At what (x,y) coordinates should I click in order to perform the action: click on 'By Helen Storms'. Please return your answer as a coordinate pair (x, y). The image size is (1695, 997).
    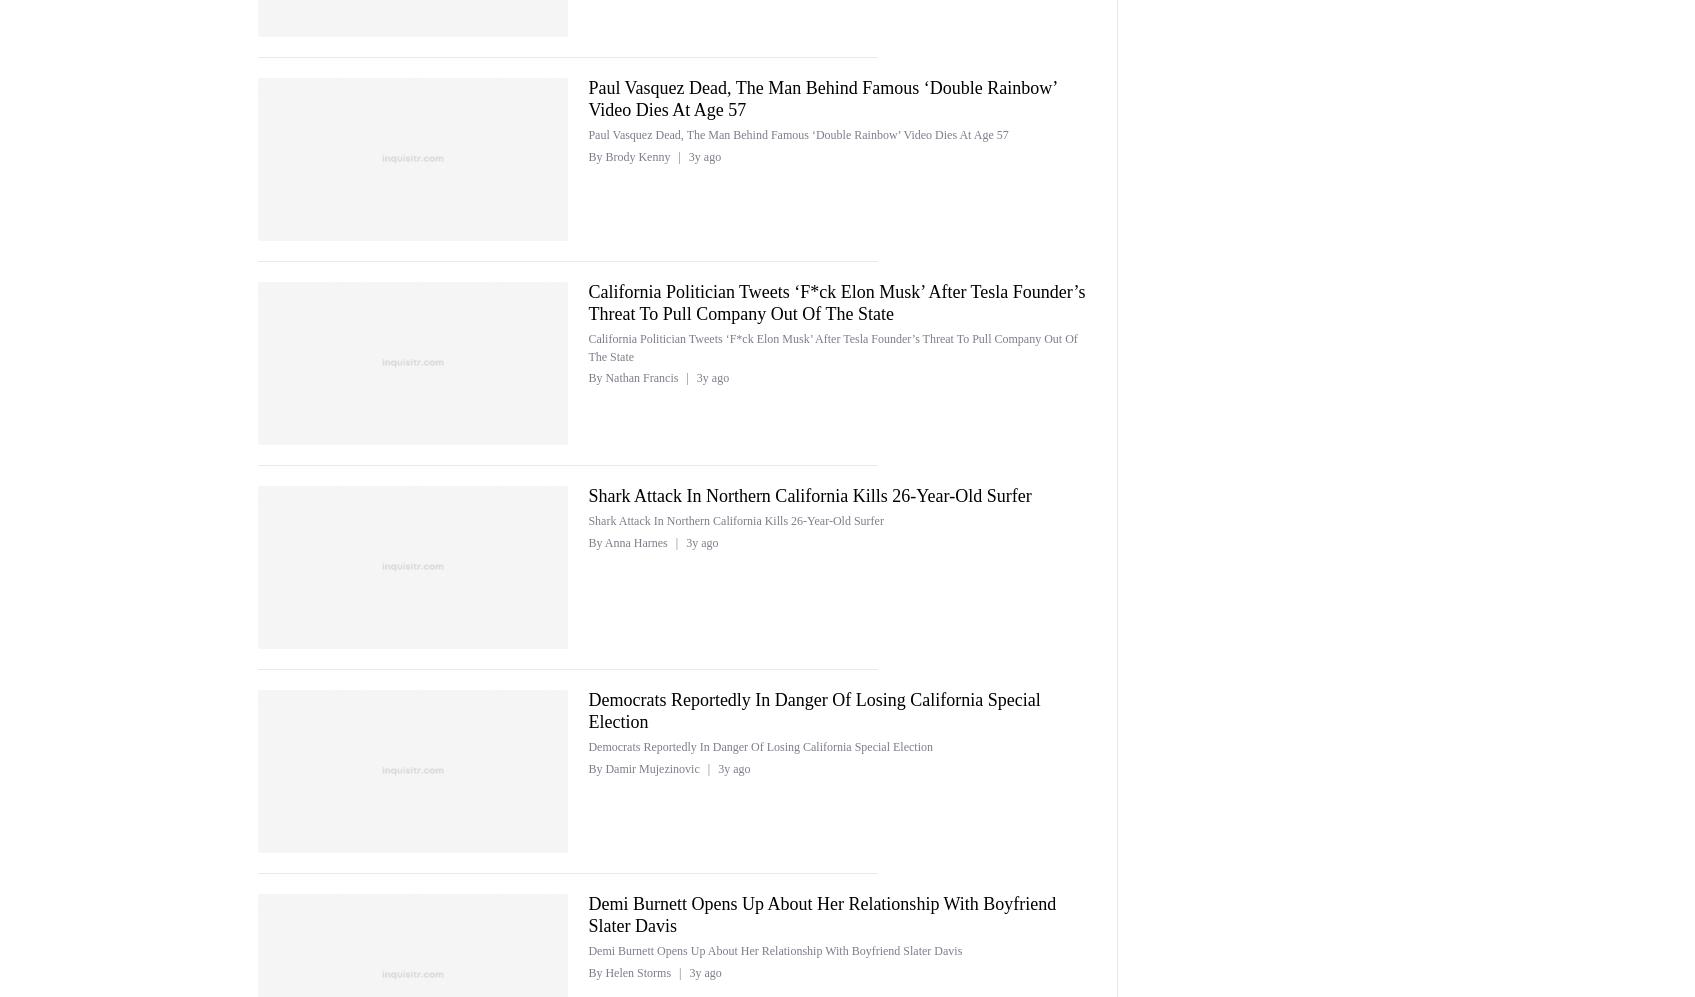
    Looking at the image, I should click on (630, 970).